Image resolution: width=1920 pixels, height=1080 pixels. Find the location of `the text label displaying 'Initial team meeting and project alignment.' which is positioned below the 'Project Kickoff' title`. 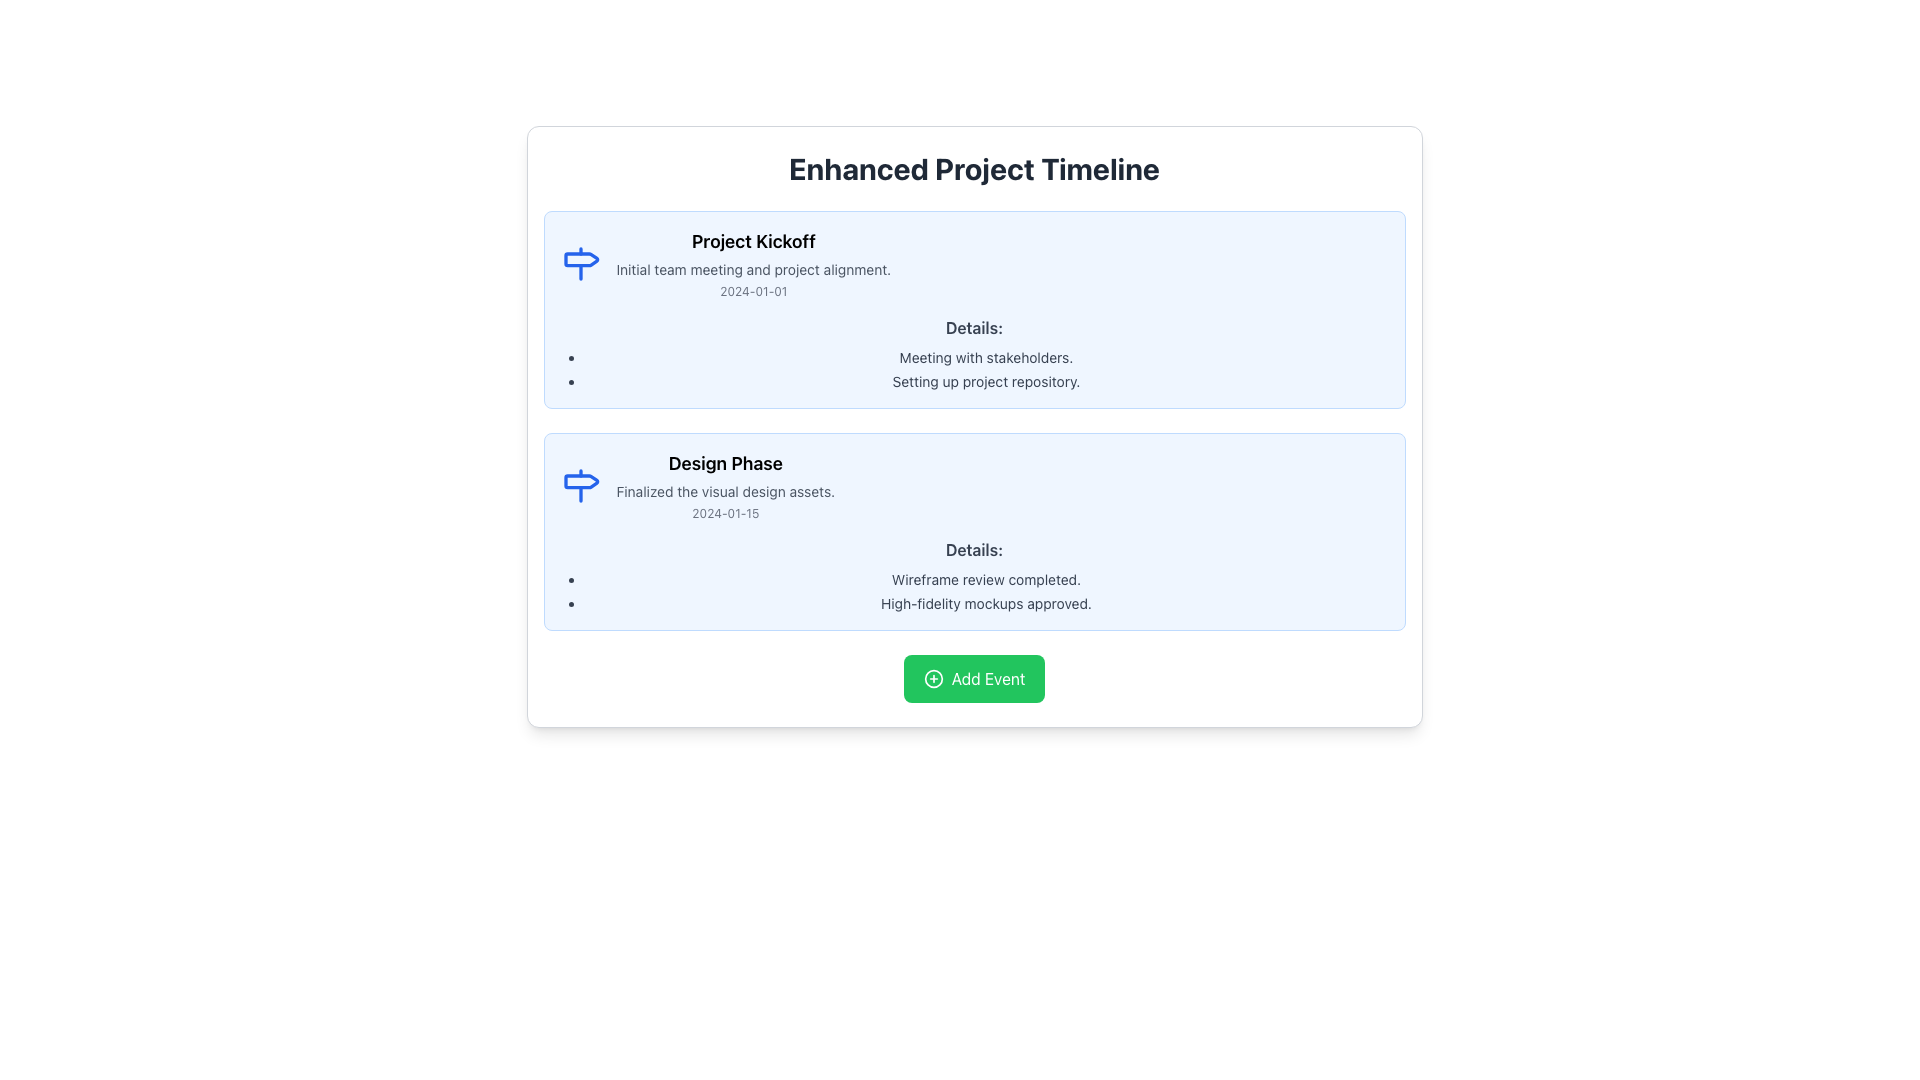

the text label displaying 'Initial team meeting and project alignment.' which is positioned below the 'Project Kickoff' title is located at coordinates (752, 270).